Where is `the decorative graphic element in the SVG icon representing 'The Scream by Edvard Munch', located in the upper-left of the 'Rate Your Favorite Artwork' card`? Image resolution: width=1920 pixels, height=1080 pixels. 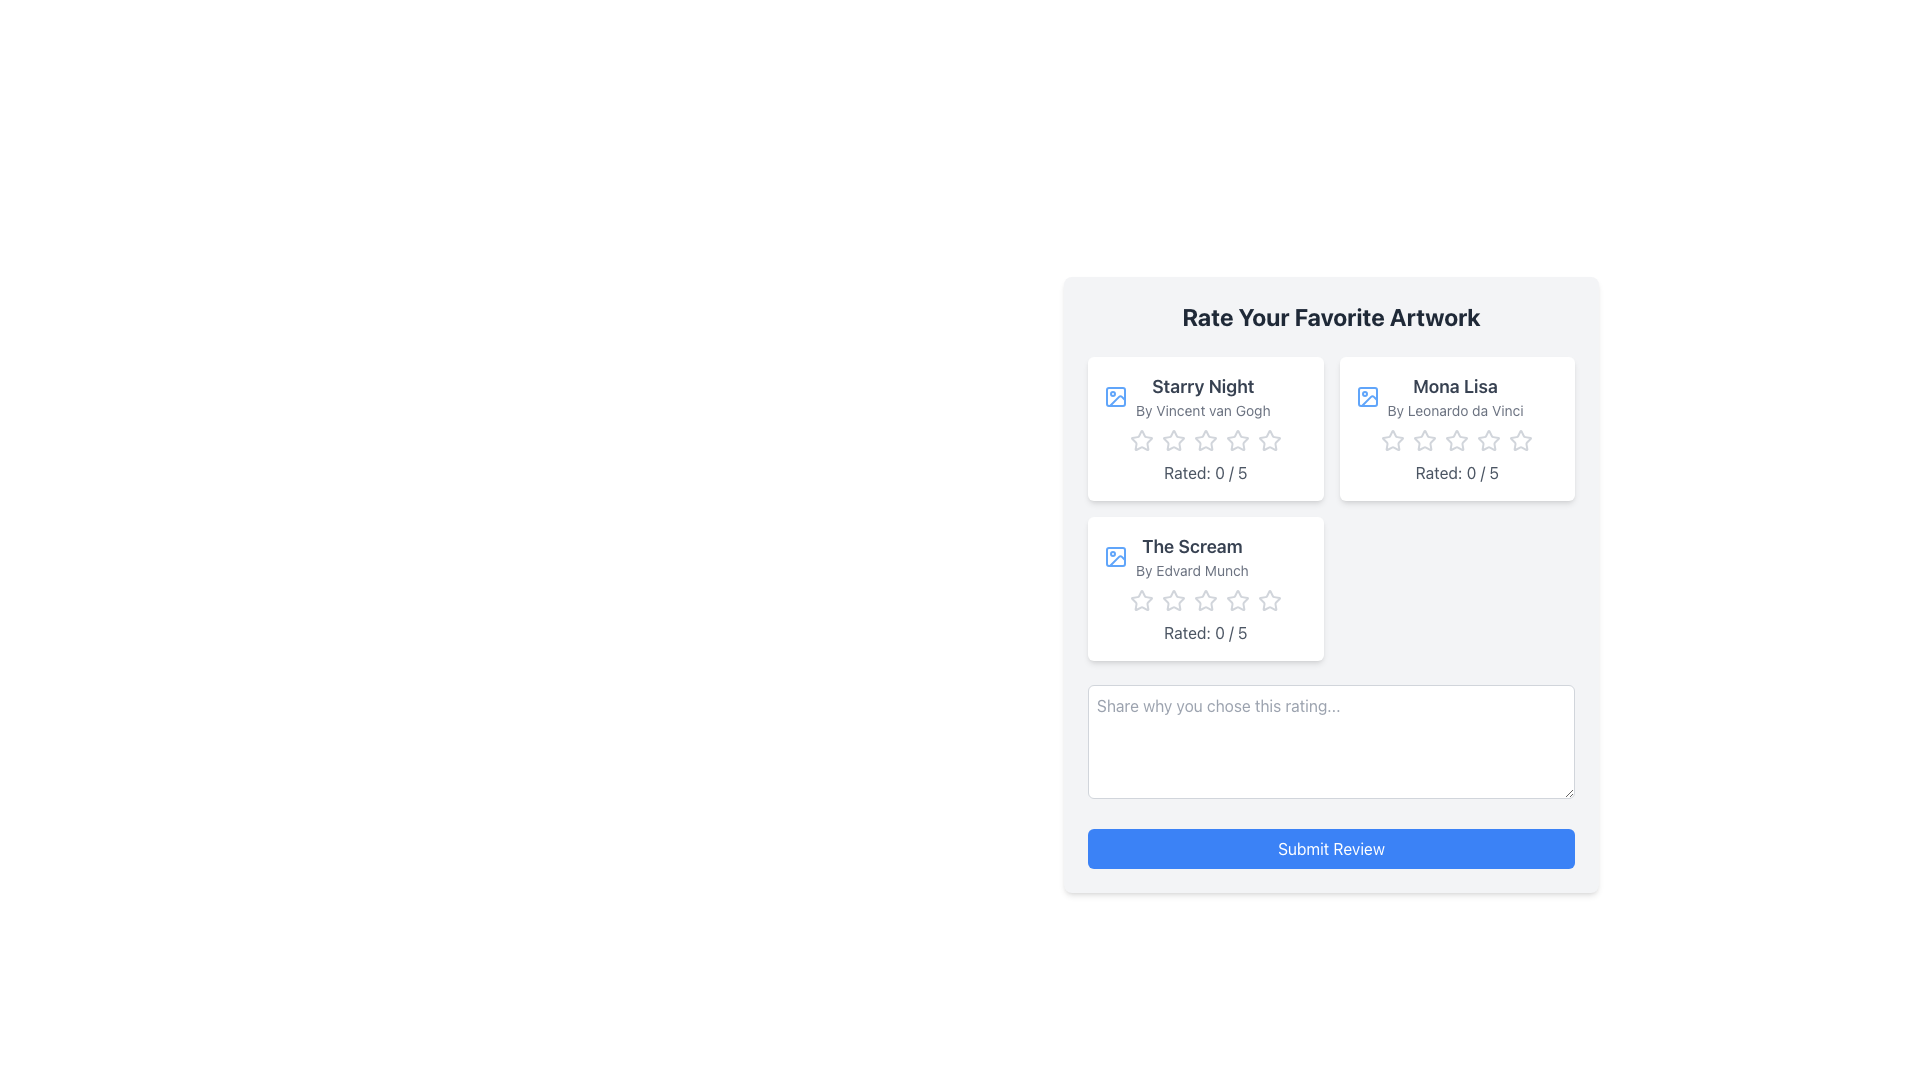 the decorative graphic element in the SVG icon representing 'The Scream by Edvard Munch', located in the upper-left of the 'Rate Your Favorite Artwork' card is located at coordinates (1116, 401).